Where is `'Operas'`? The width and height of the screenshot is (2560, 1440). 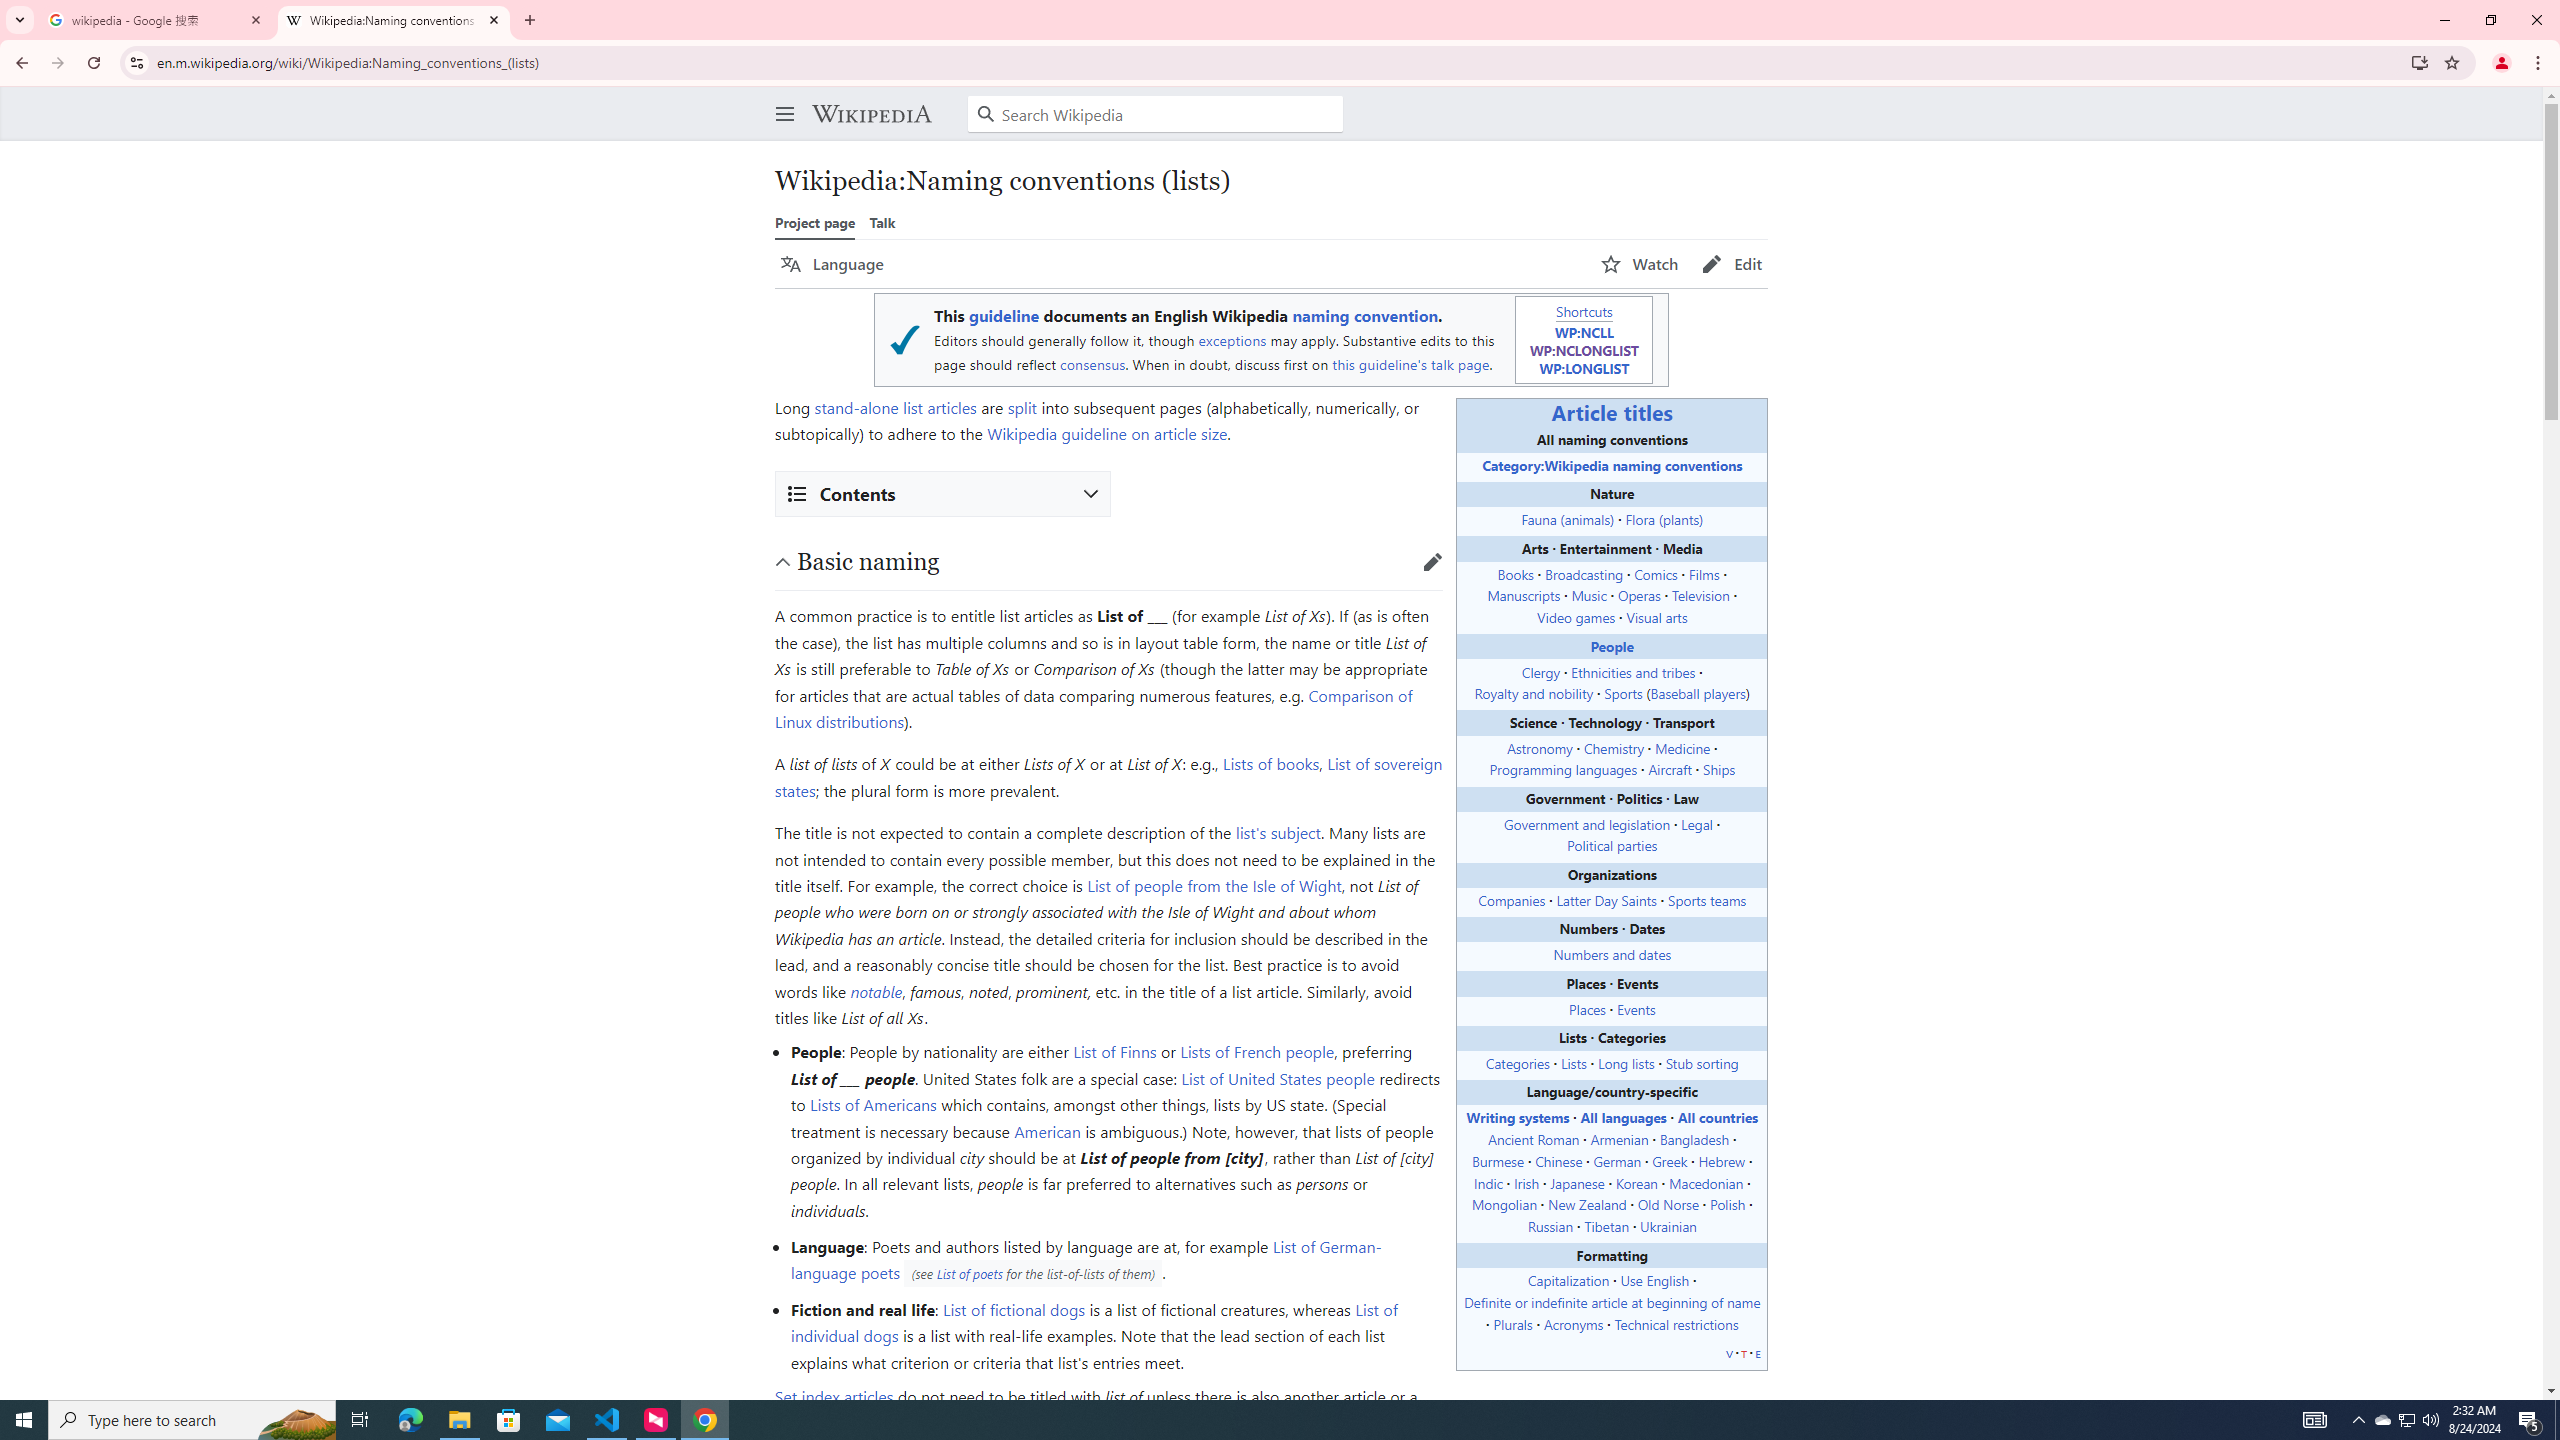
'Operas' is located at coordinates (1638, 594).